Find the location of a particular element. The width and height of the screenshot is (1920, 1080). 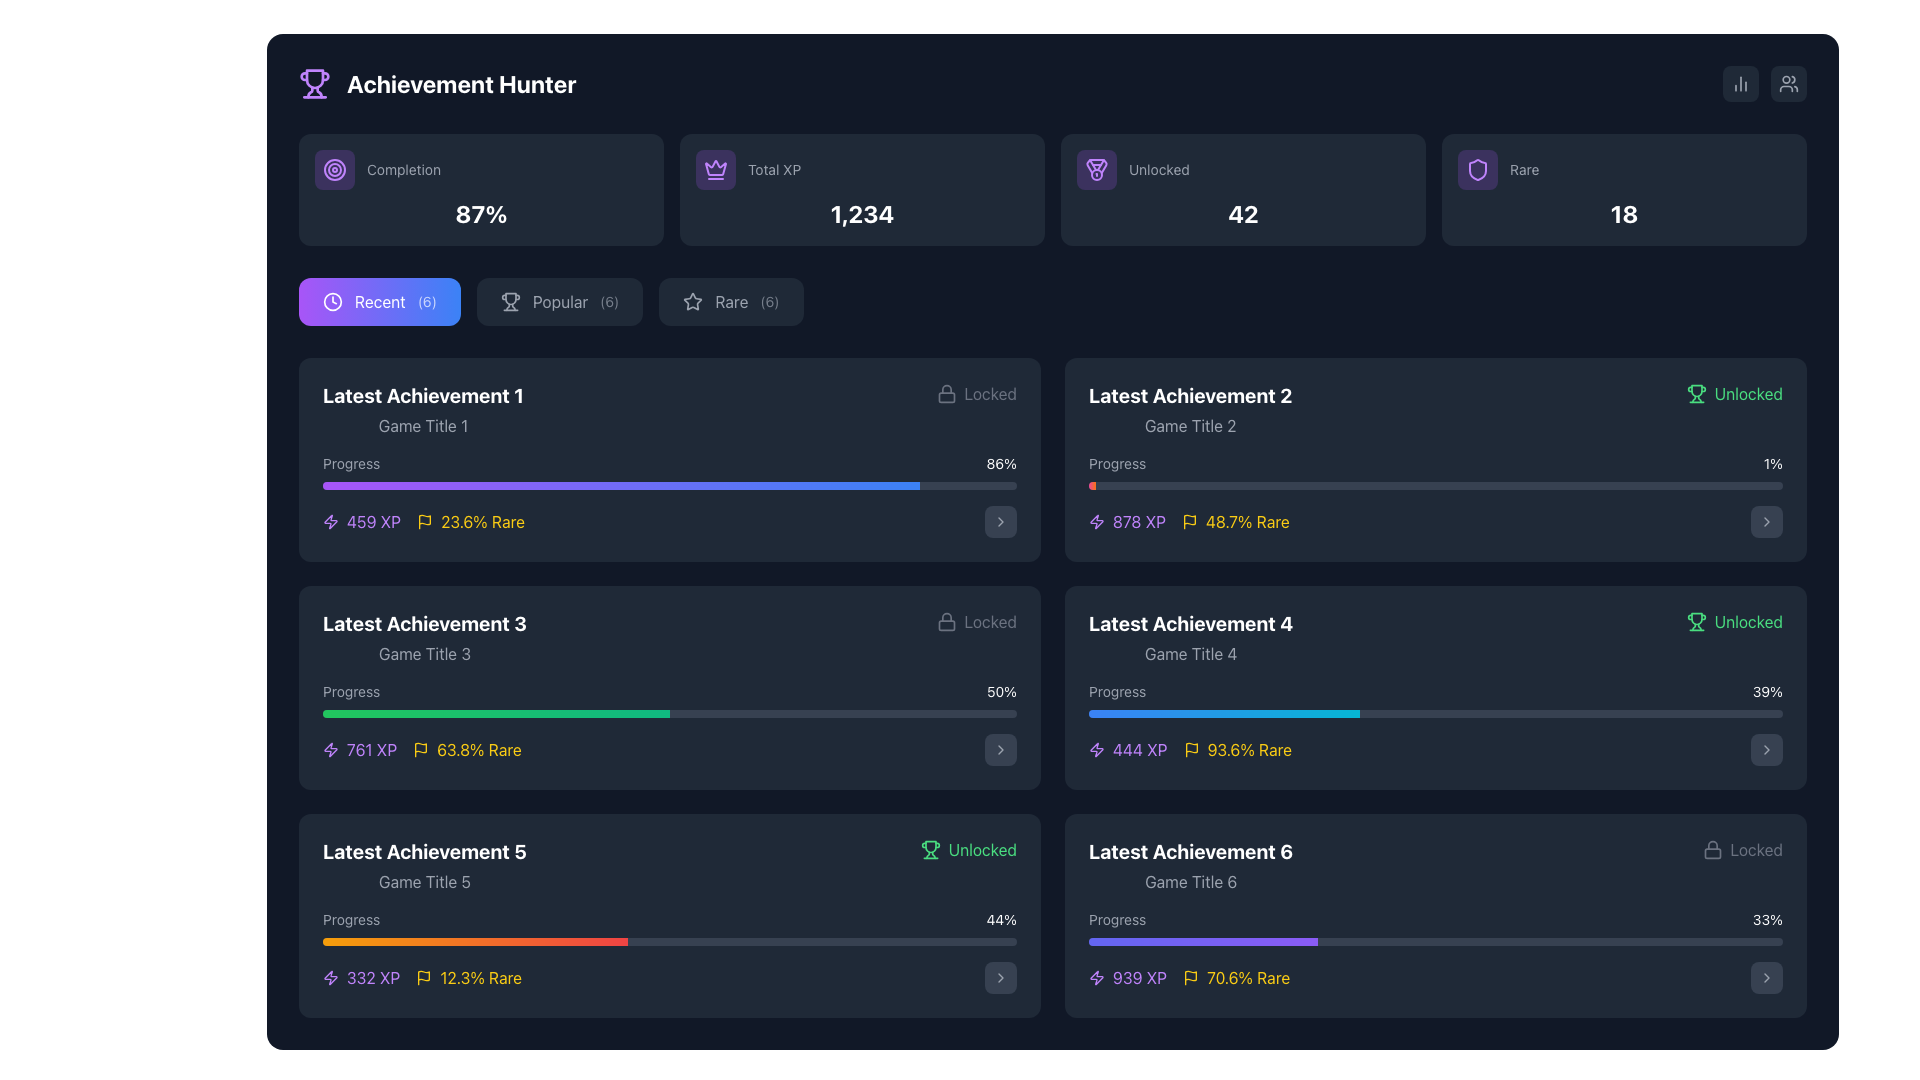

the 'Recent' button, which is the first button in the horizontal group of three buttons under the 'Achievement Hunter' header, to filter content is located at coordinates (379, 301).